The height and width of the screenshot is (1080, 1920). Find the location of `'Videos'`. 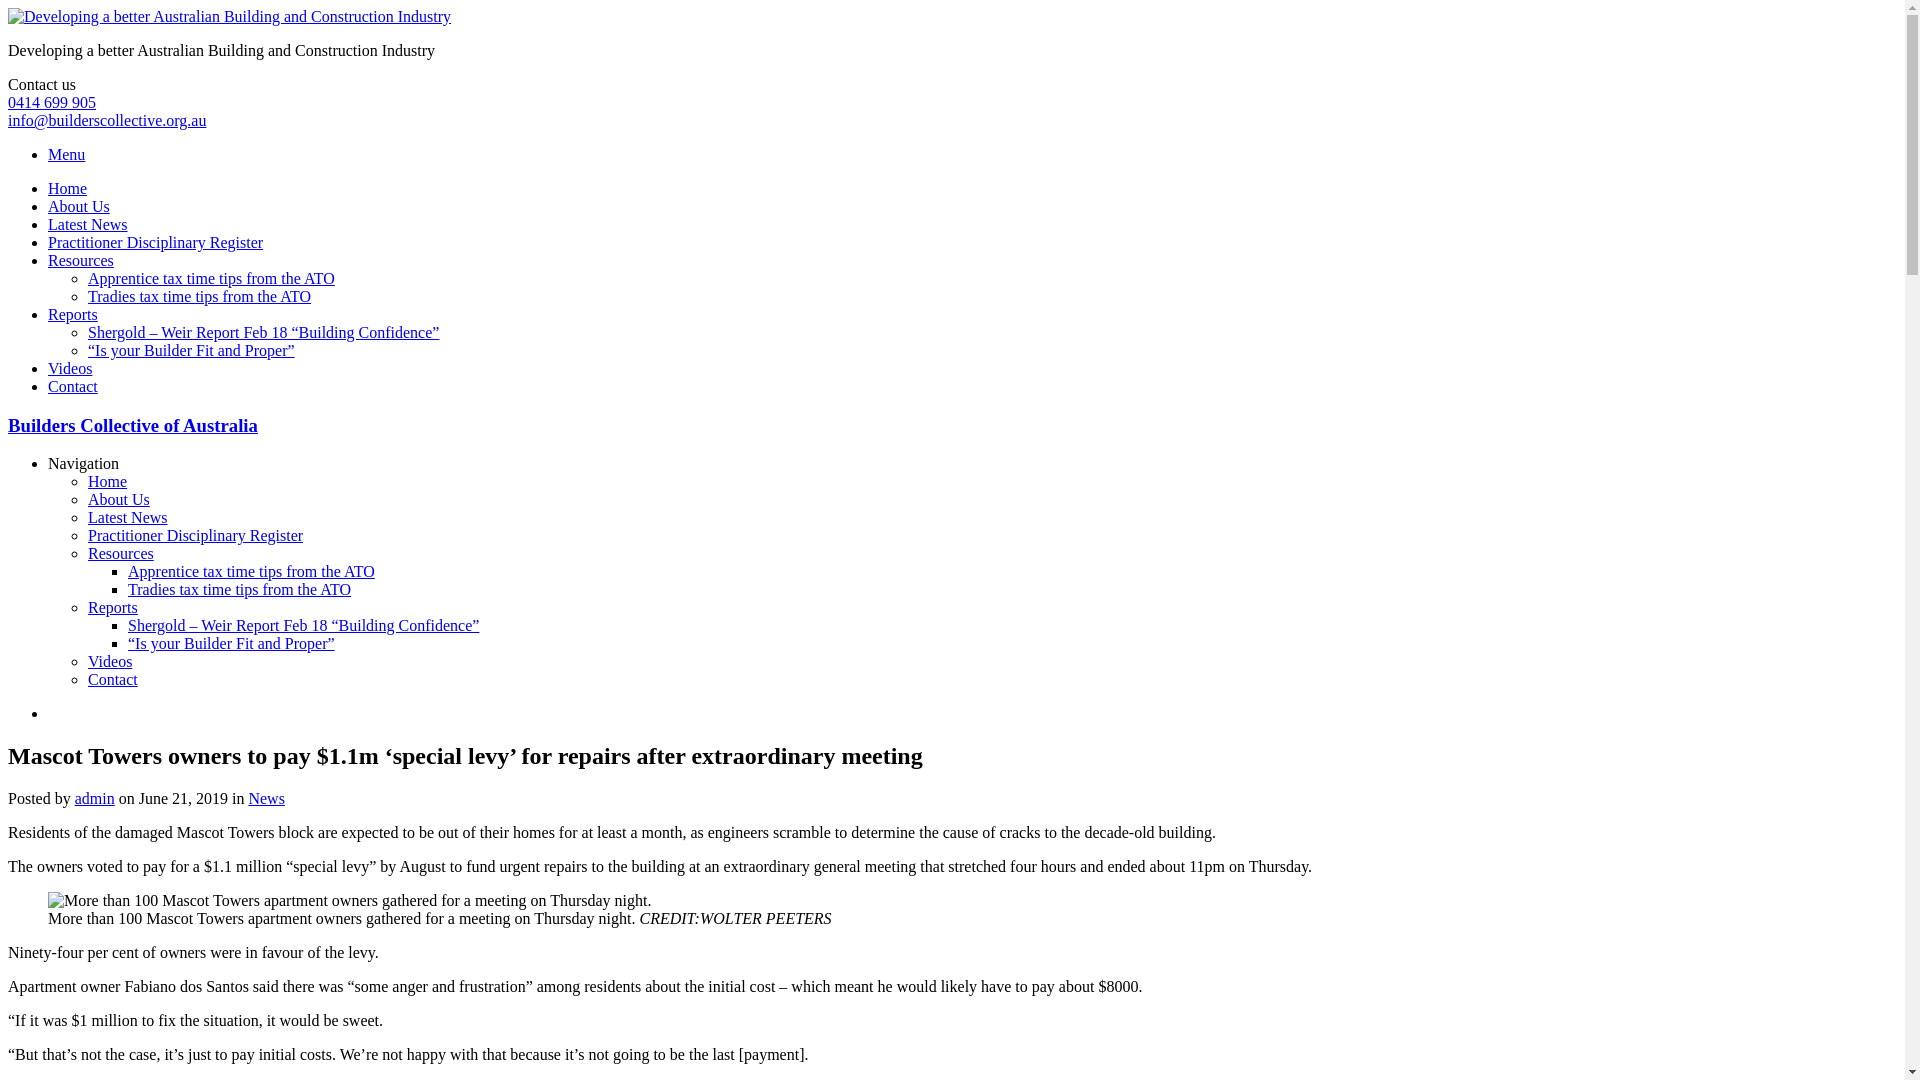

'Videos' is located at coordinates (109, 661).